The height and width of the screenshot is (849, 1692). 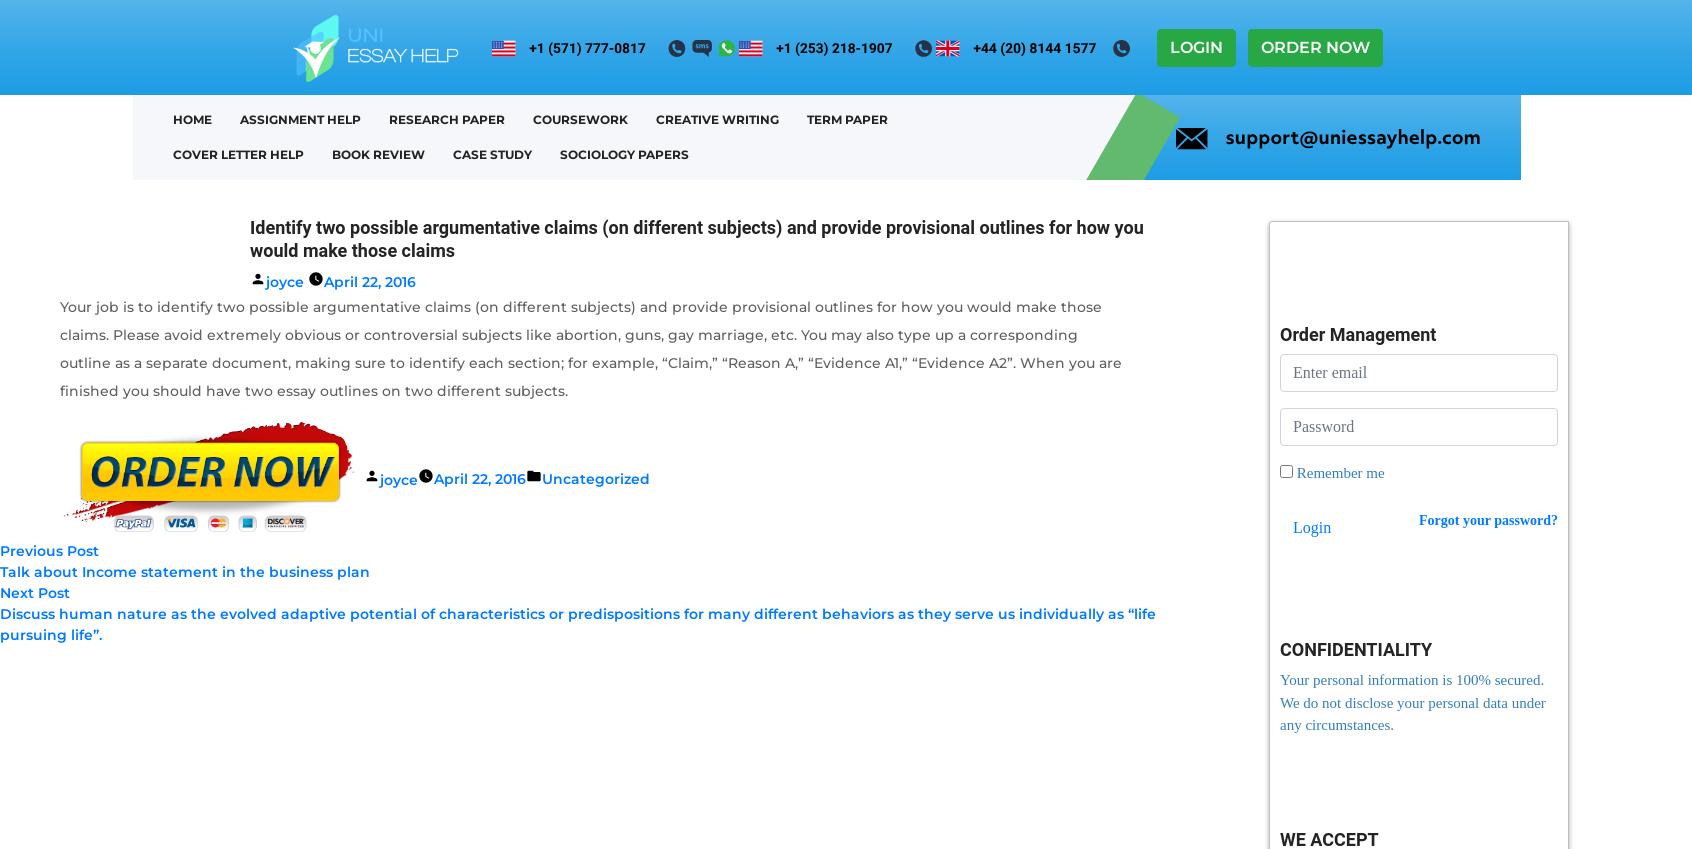 I want to click on 'Book Review', so click(x=378, y=153).